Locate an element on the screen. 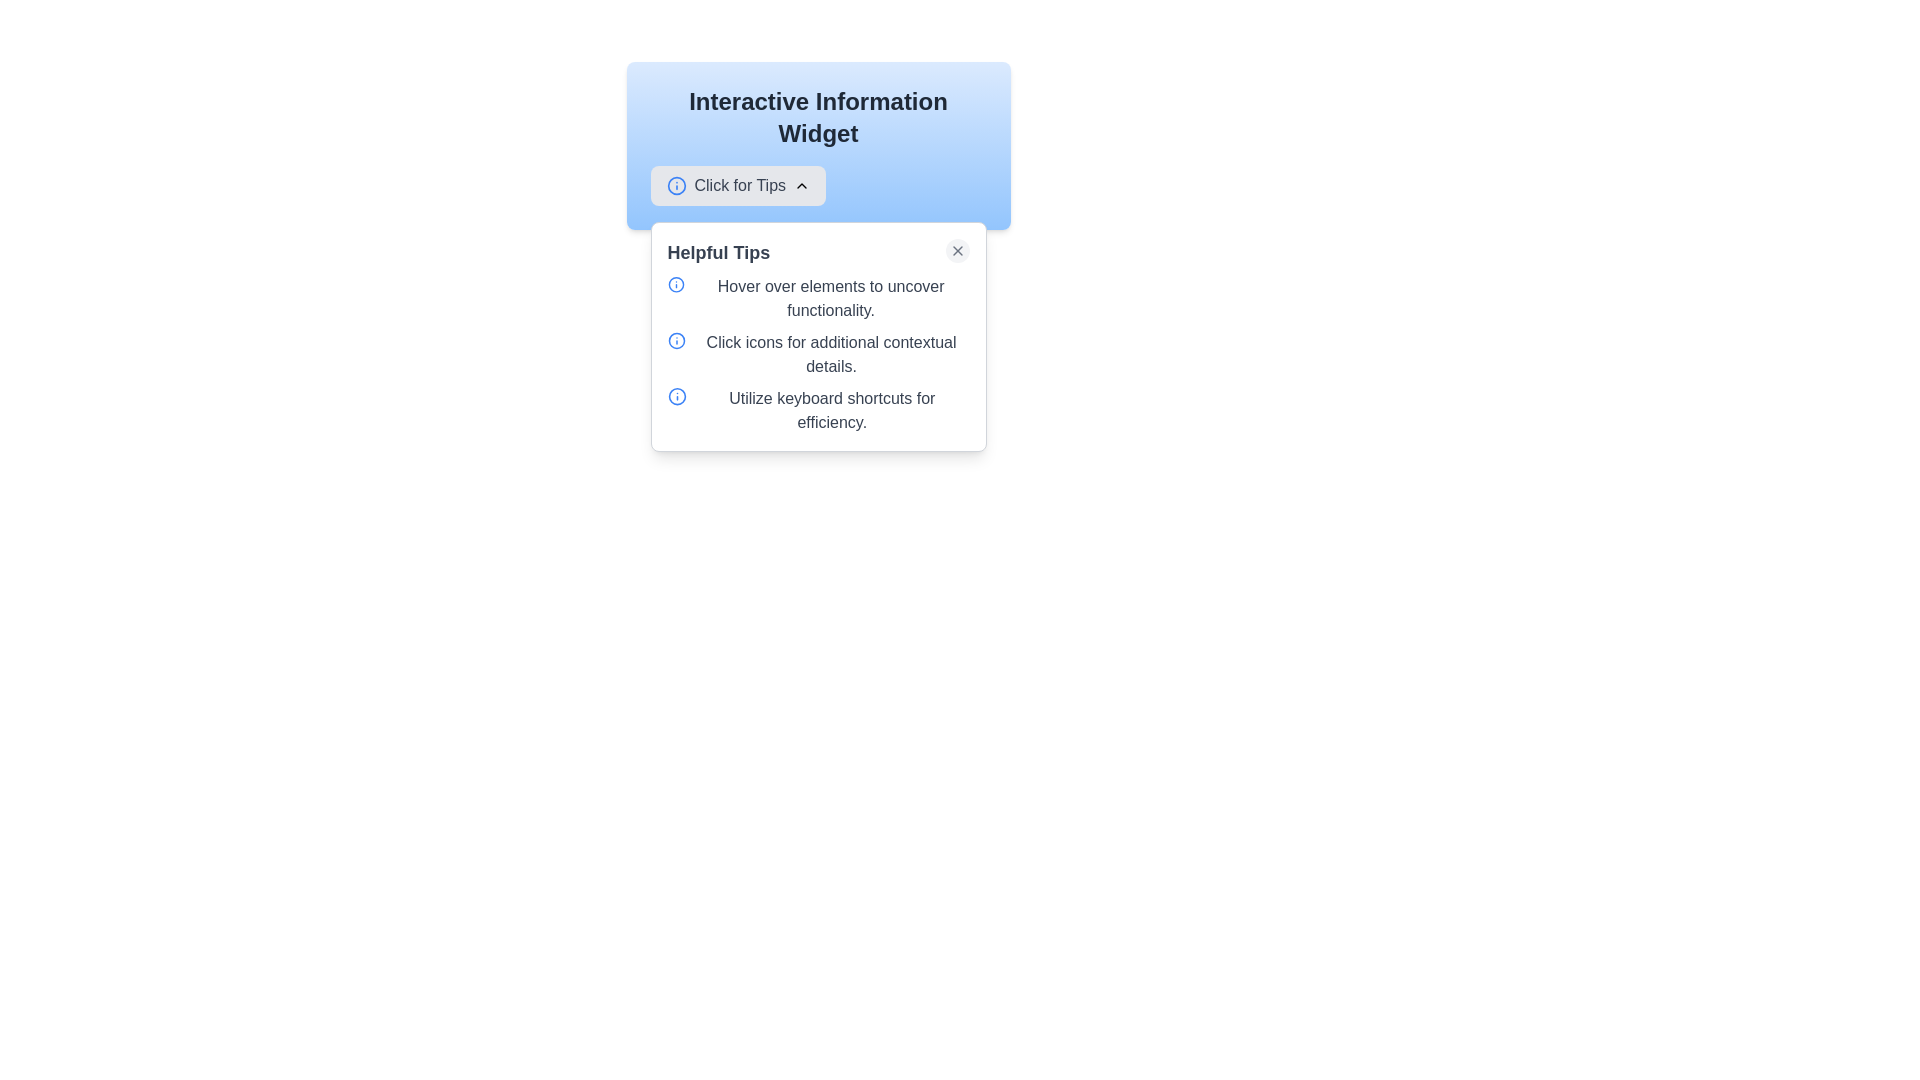  the 'Click for Tips' button, which has a light gray background and a blue information icon is located at coordinates (818, 185).